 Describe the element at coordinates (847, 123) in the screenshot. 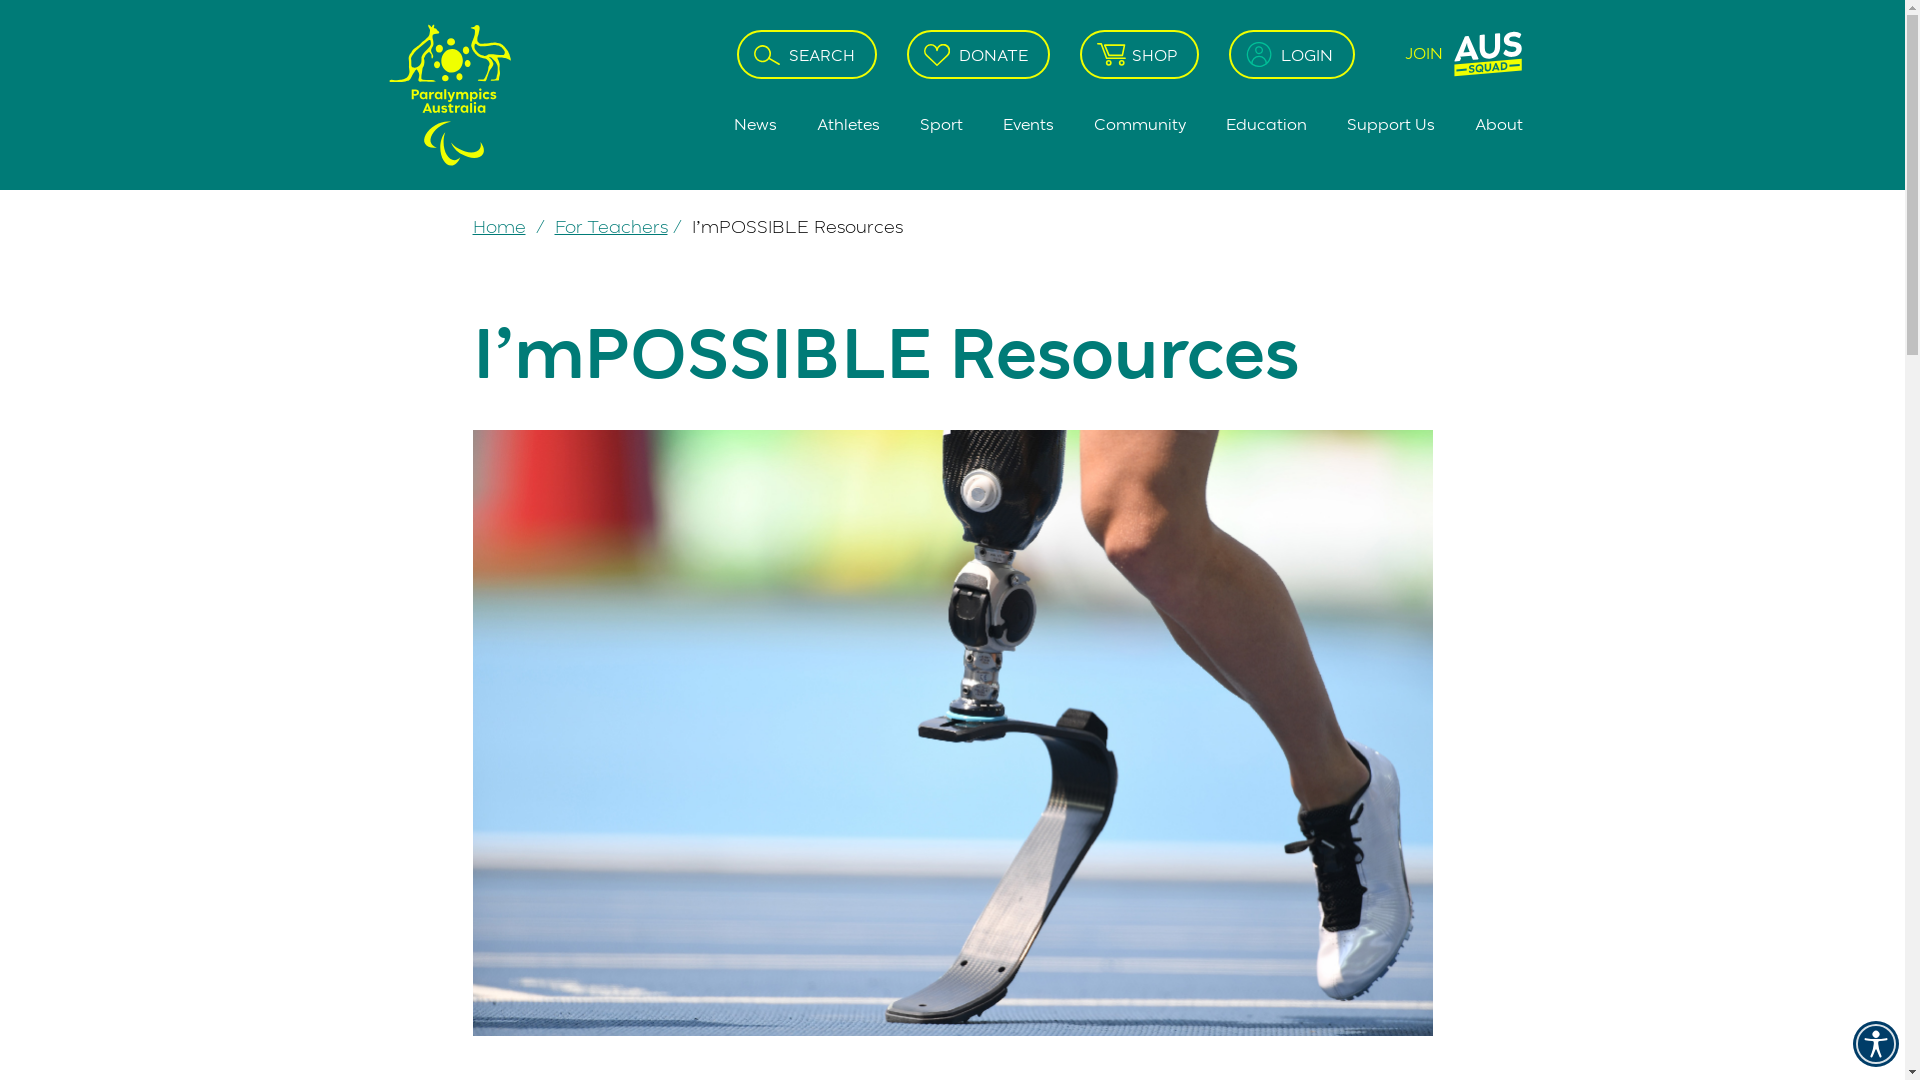

I see `'Athletes'` at that location.